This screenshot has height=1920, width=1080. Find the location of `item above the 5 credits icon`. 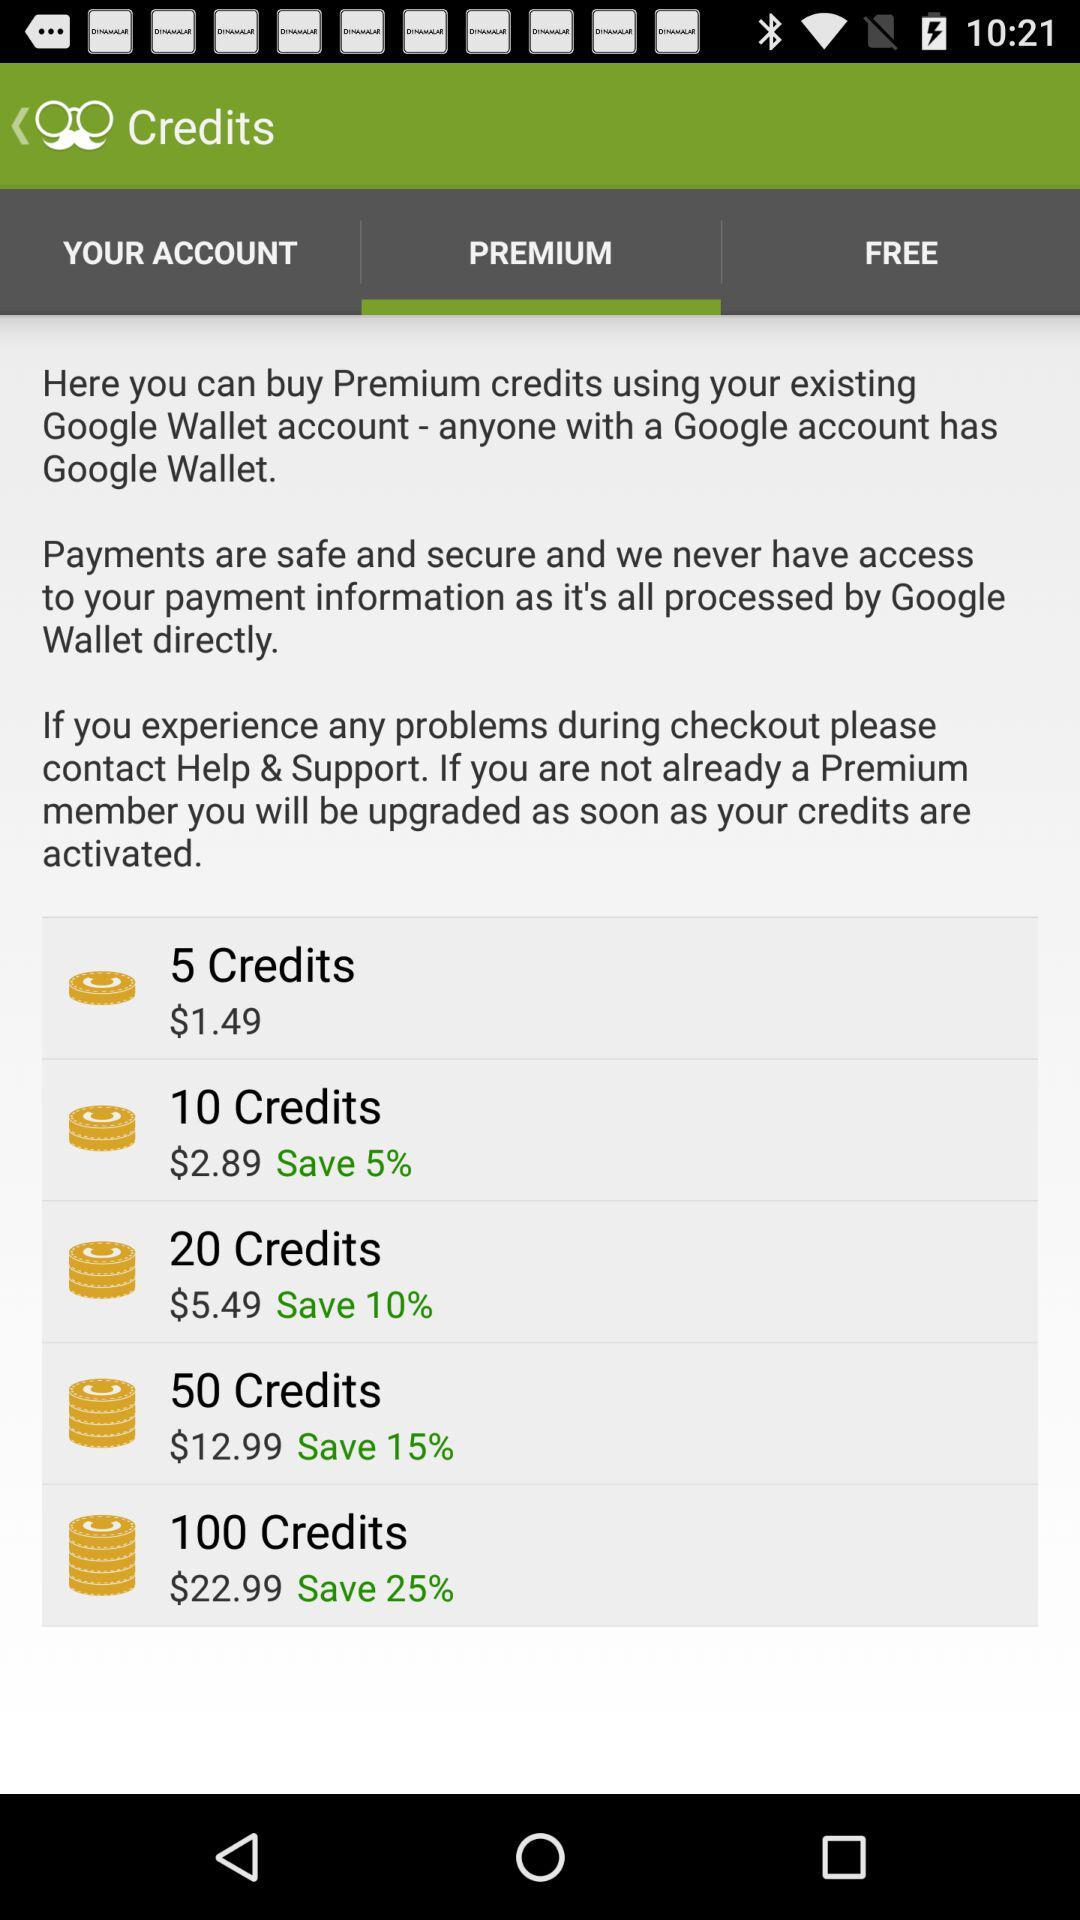

item above the 5 credits icon is located at coordinates (540, 635).